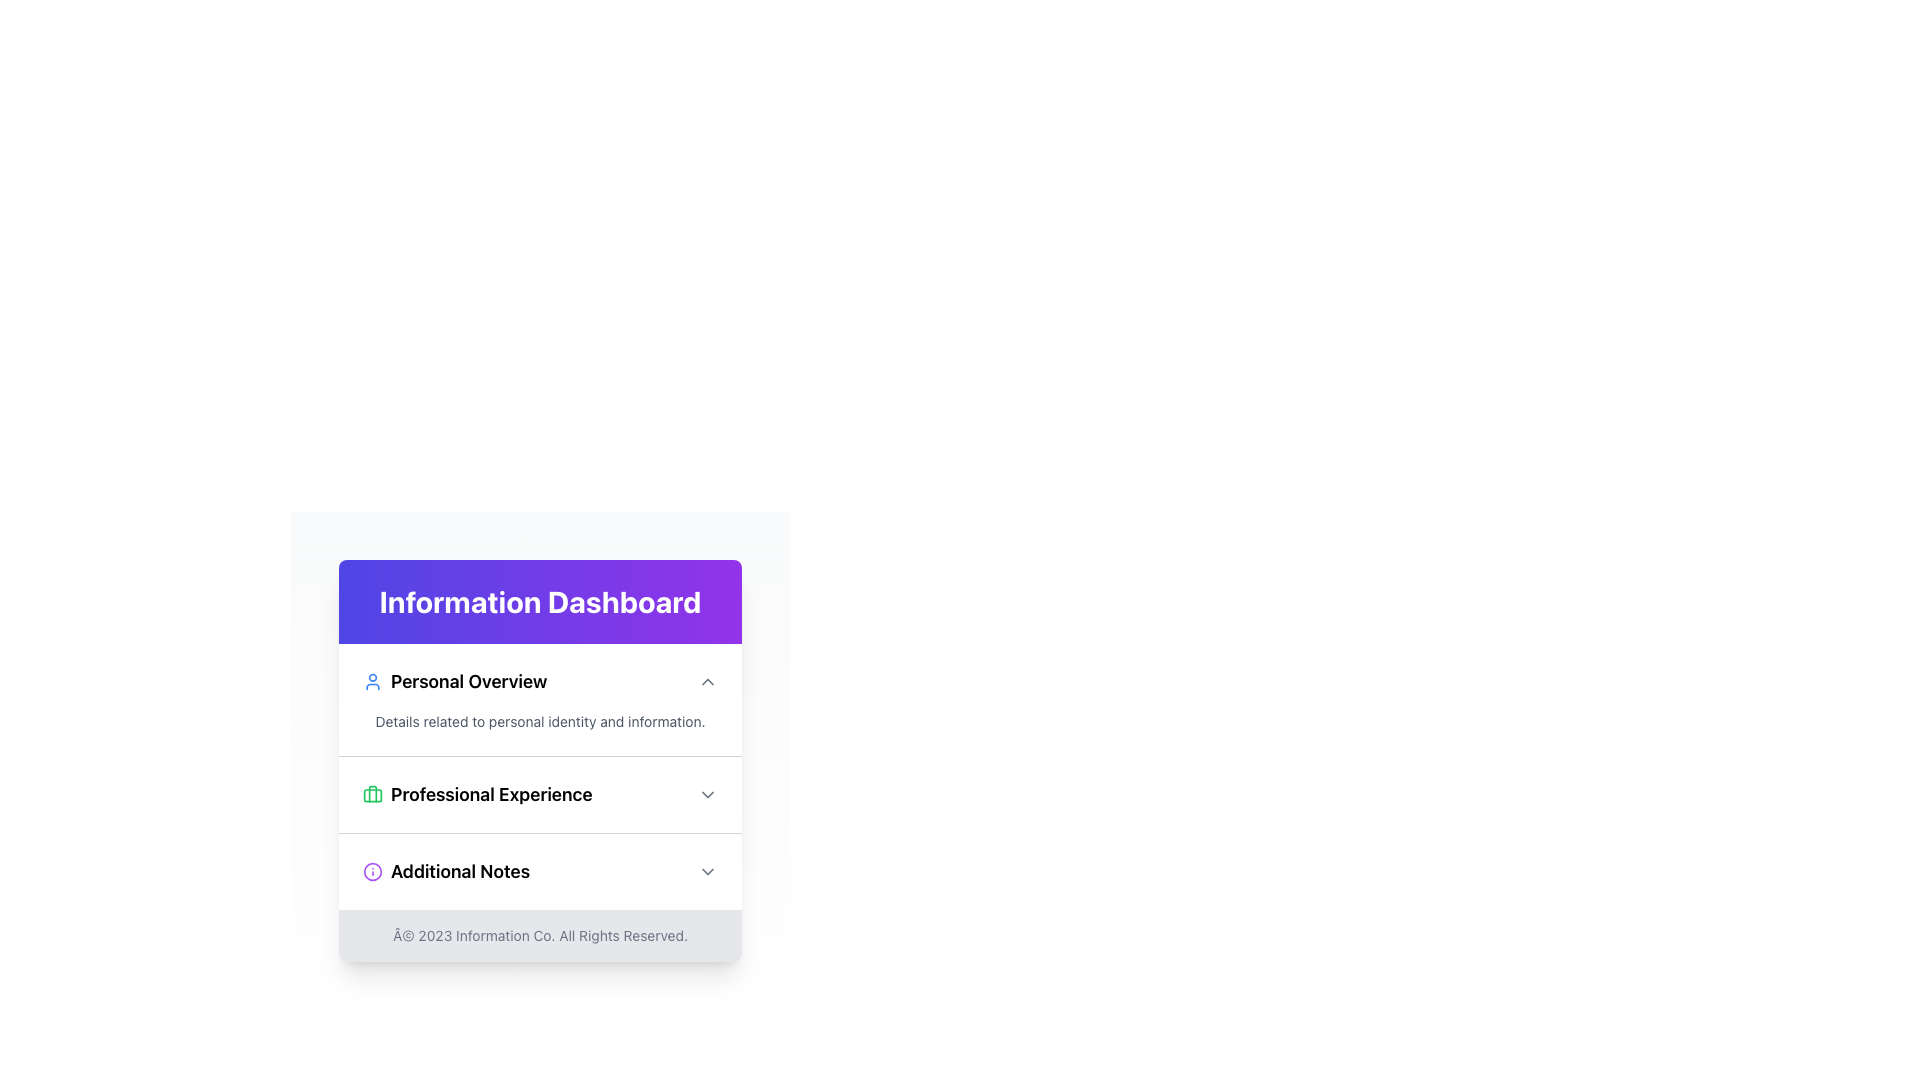 The height and width of the screenshot is (1080, 1920). What do you see at coordinates (540, 681) in the screenshot?
I see `the 'Personal Overview' Section Header element` at bounding box center [540, 681].